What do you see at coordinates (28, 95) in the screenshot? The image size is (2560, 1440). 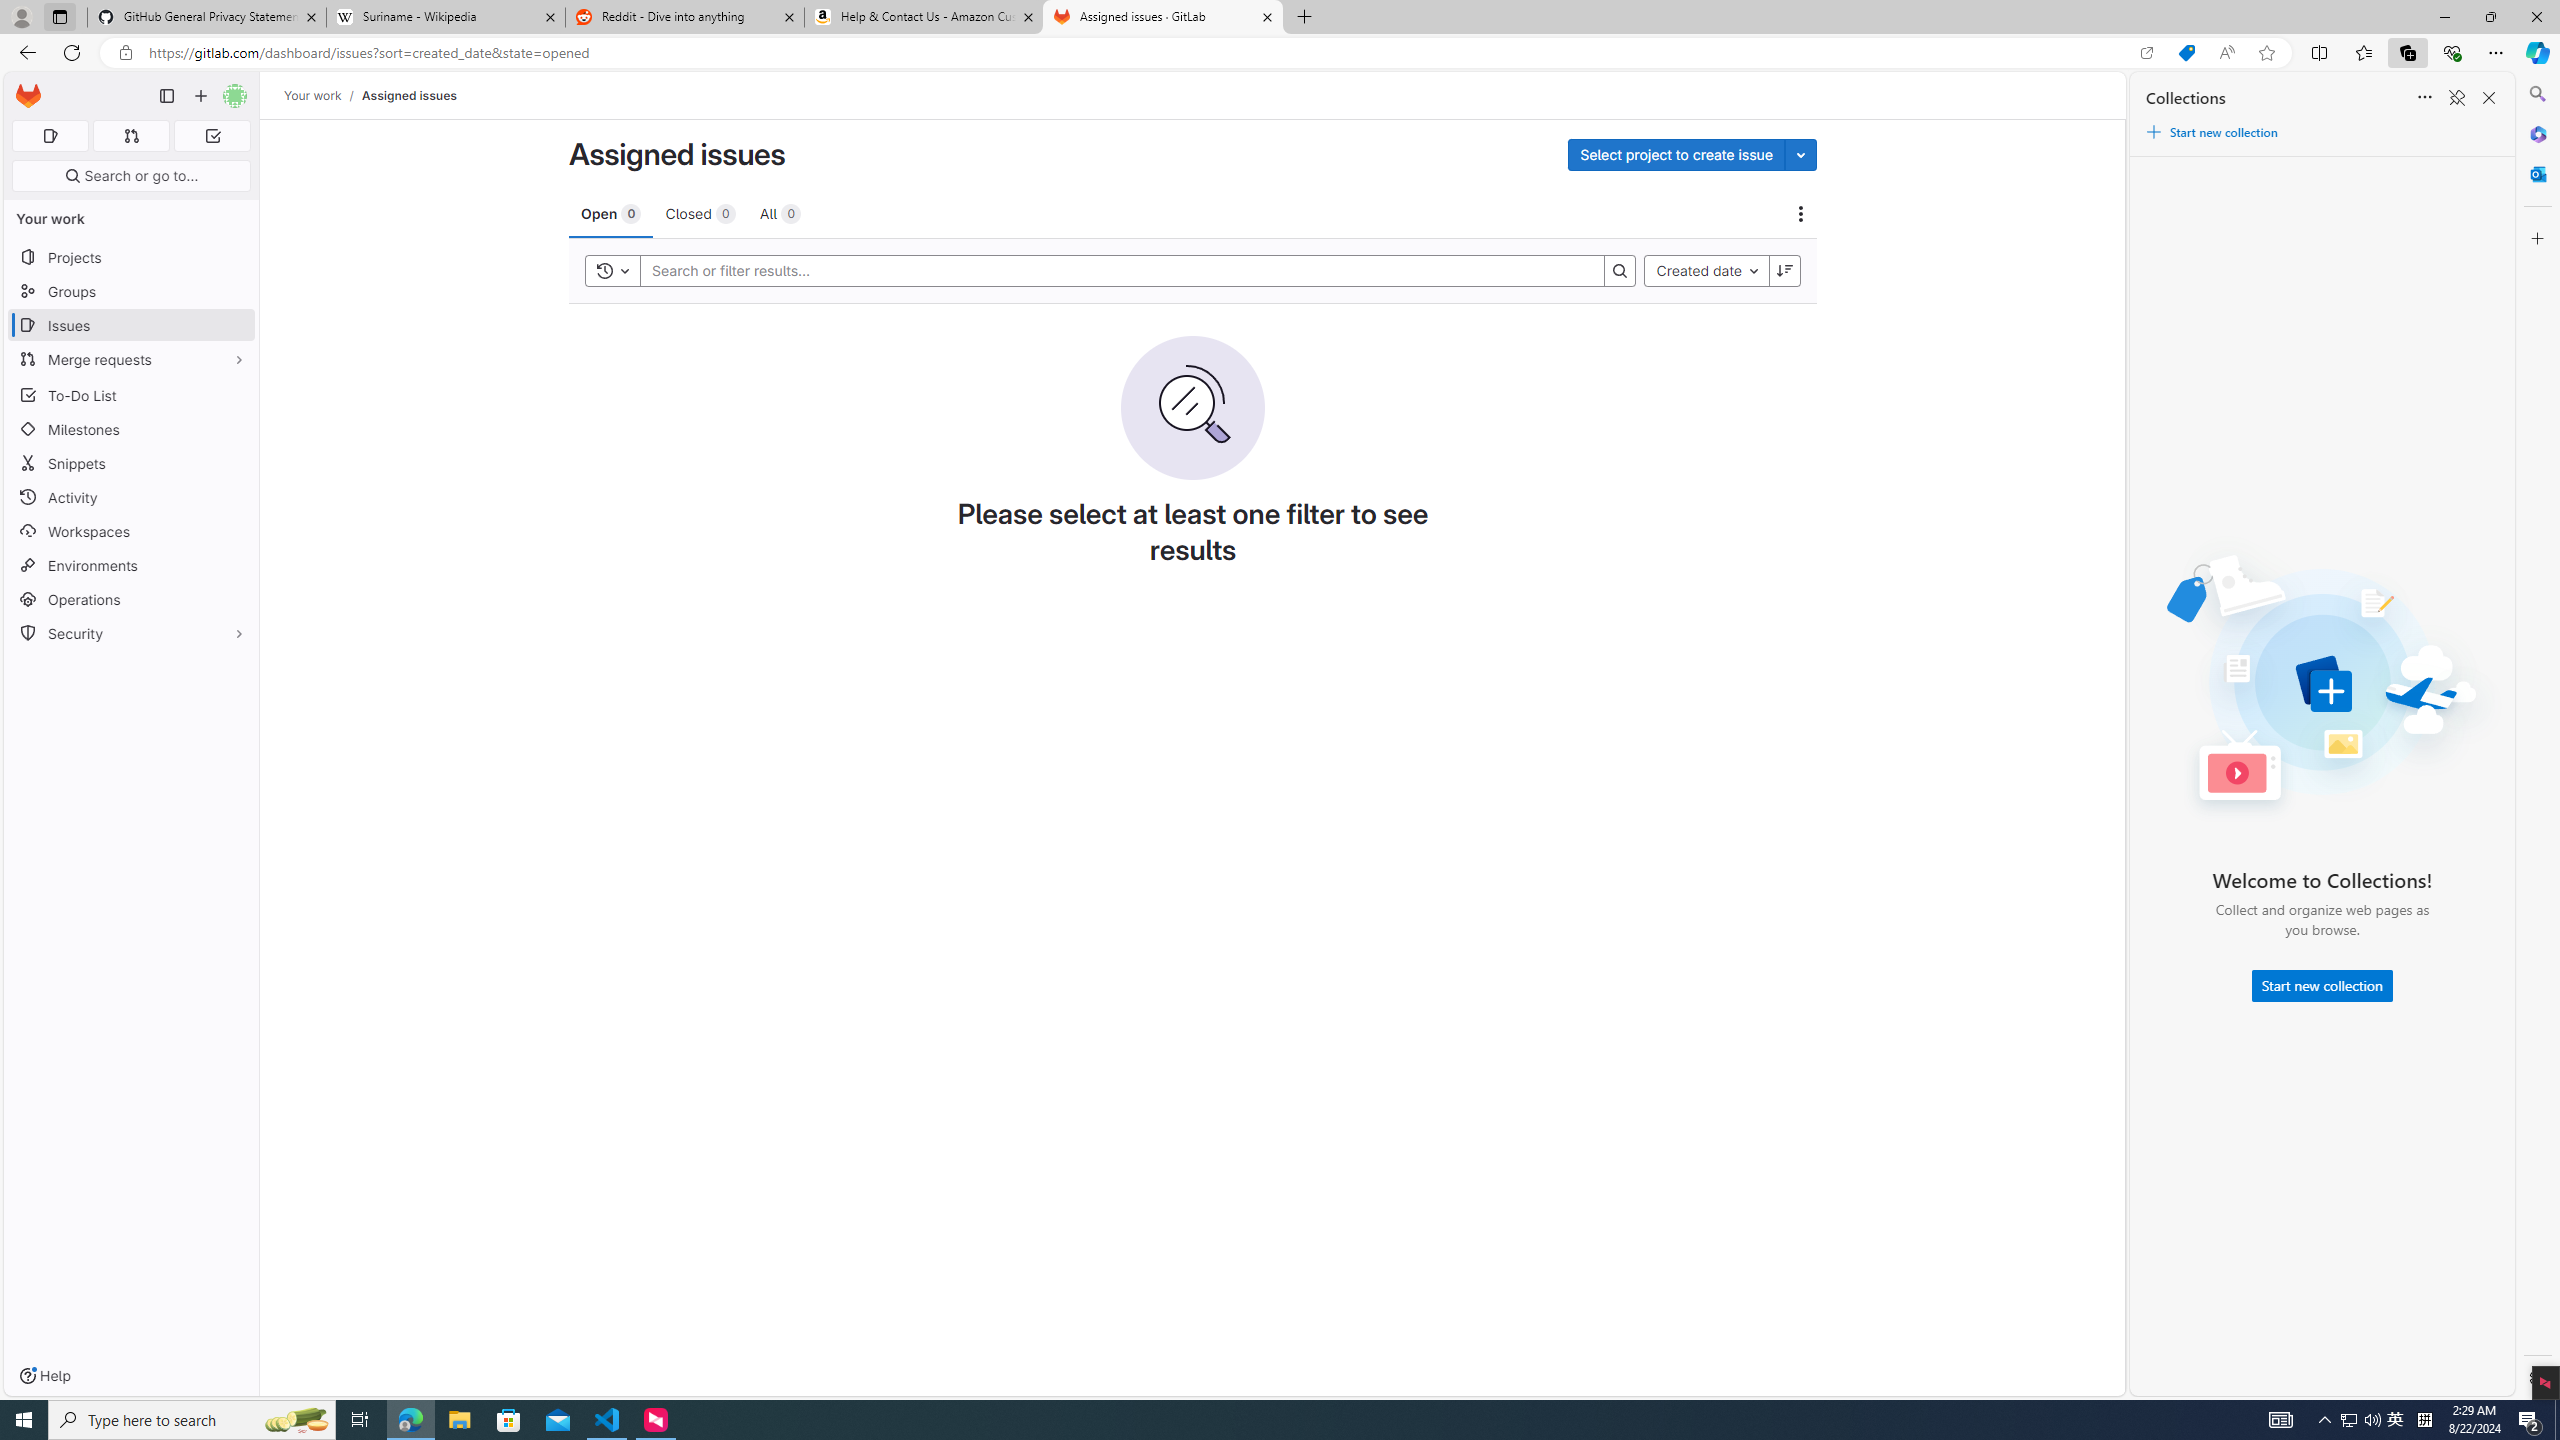 I see `'Homepage'` at bounding box center [28, 95].